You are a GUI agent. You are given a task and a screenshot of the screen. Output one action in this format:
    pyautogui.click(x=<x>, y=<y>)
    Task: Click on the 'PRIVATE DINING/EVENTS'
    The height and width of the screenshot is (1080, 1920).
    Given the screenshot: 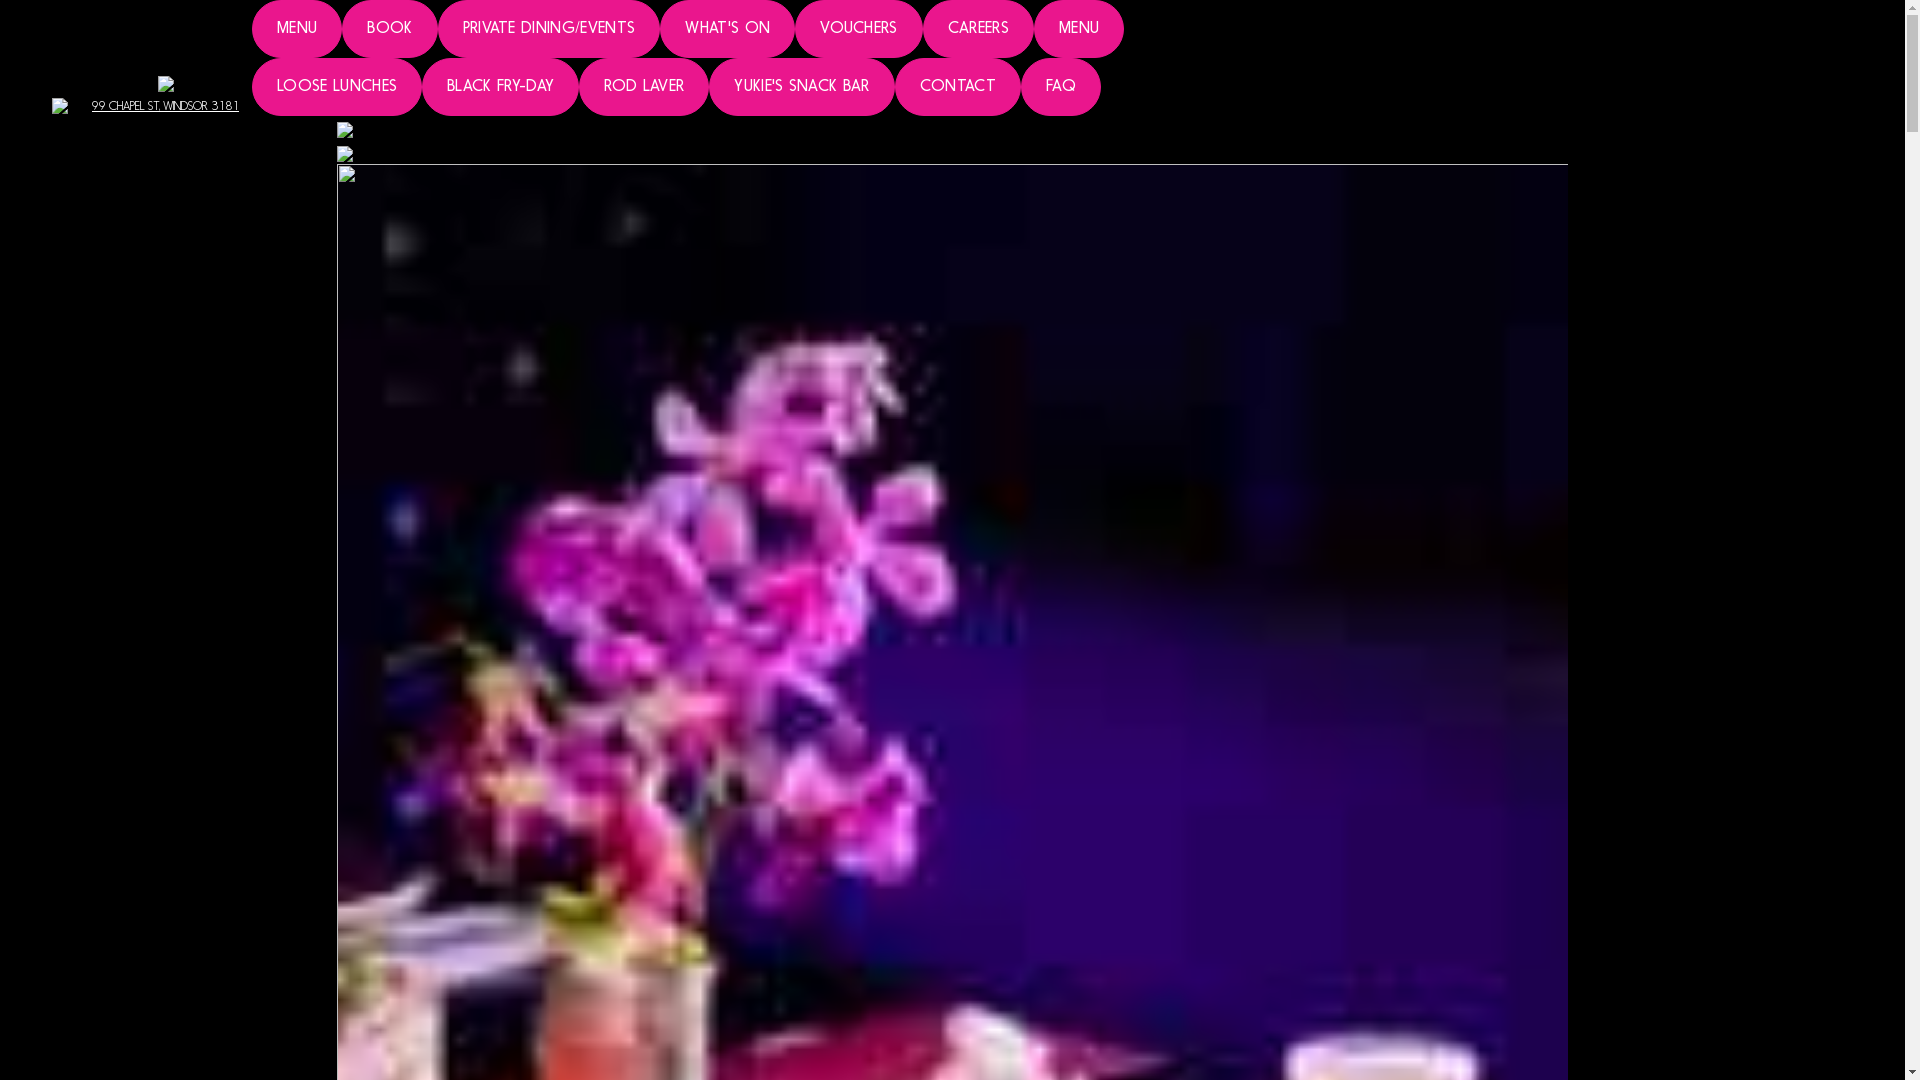 What is the action you would take?
    pyautogui.click(x=436, y=29)
    